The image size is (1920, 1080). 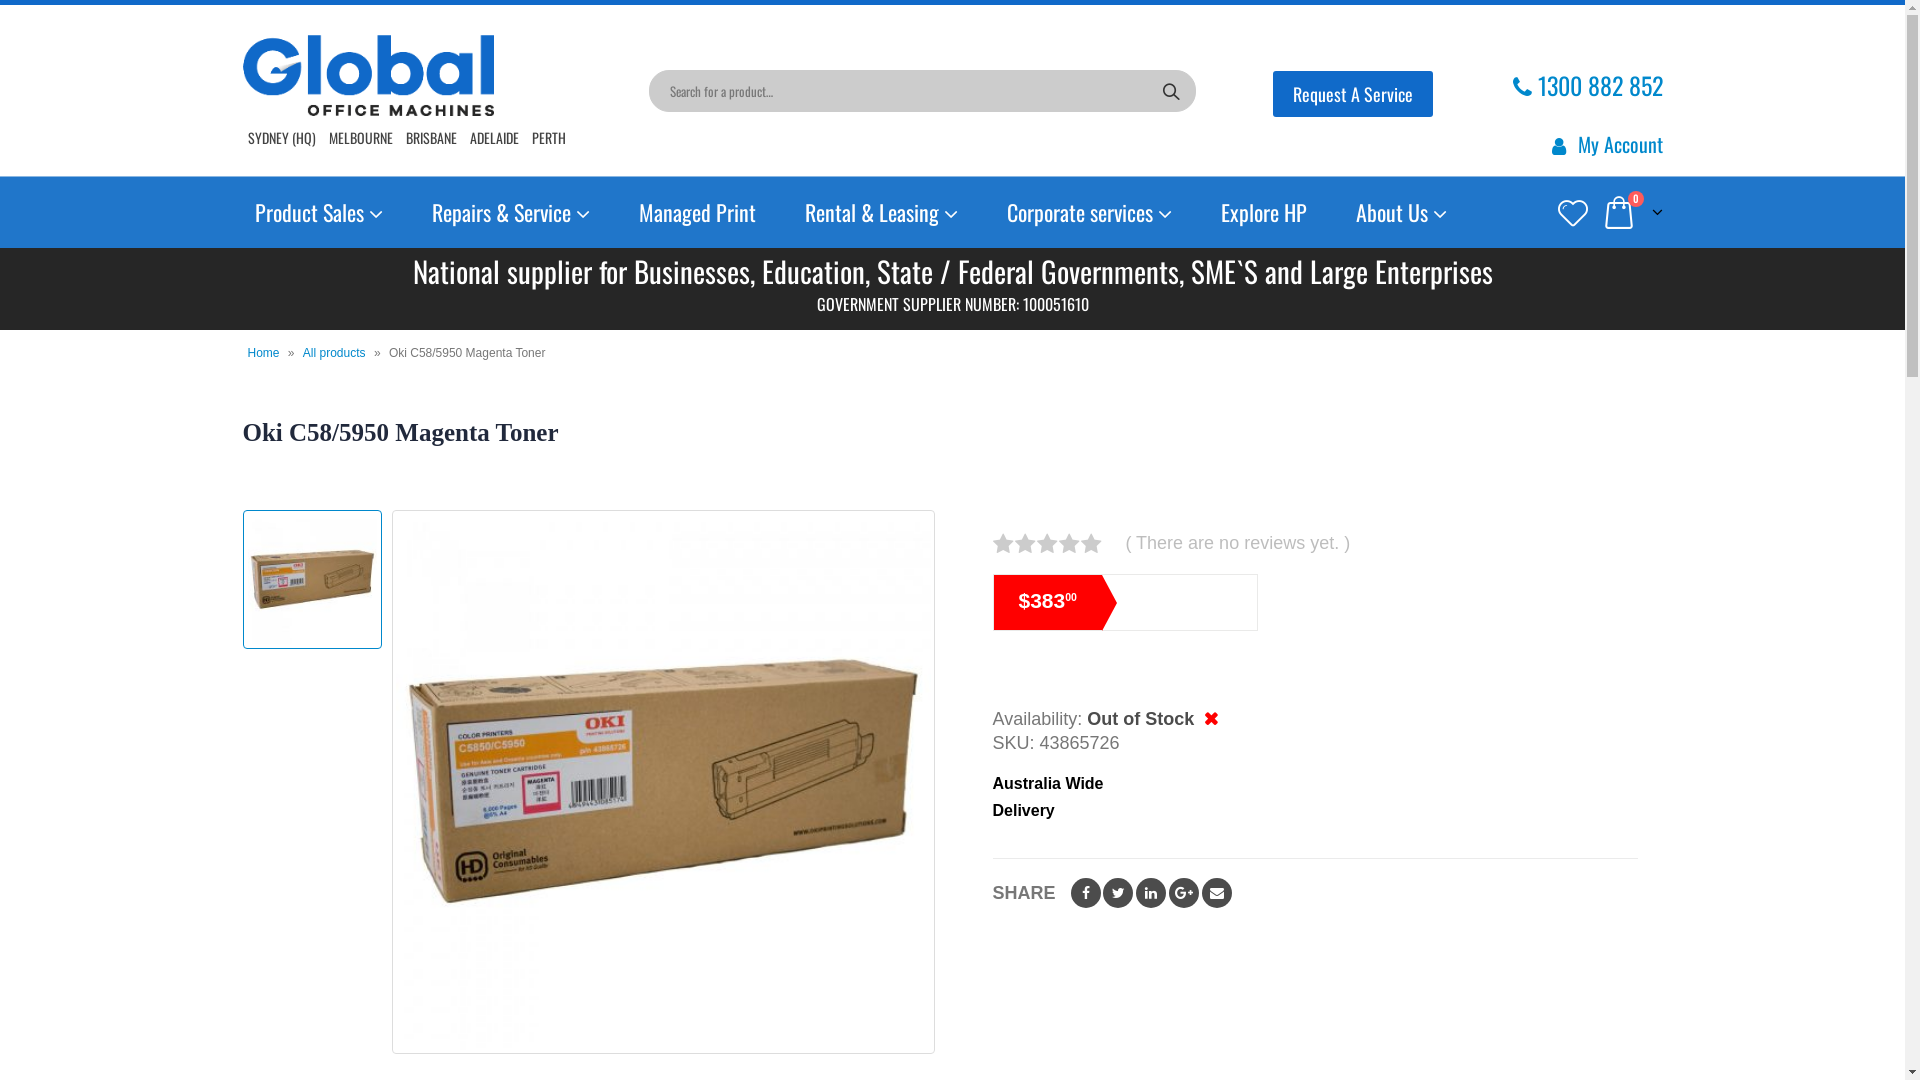 I want to click on 'Rental & Leasing', so click(x=791, y=212).